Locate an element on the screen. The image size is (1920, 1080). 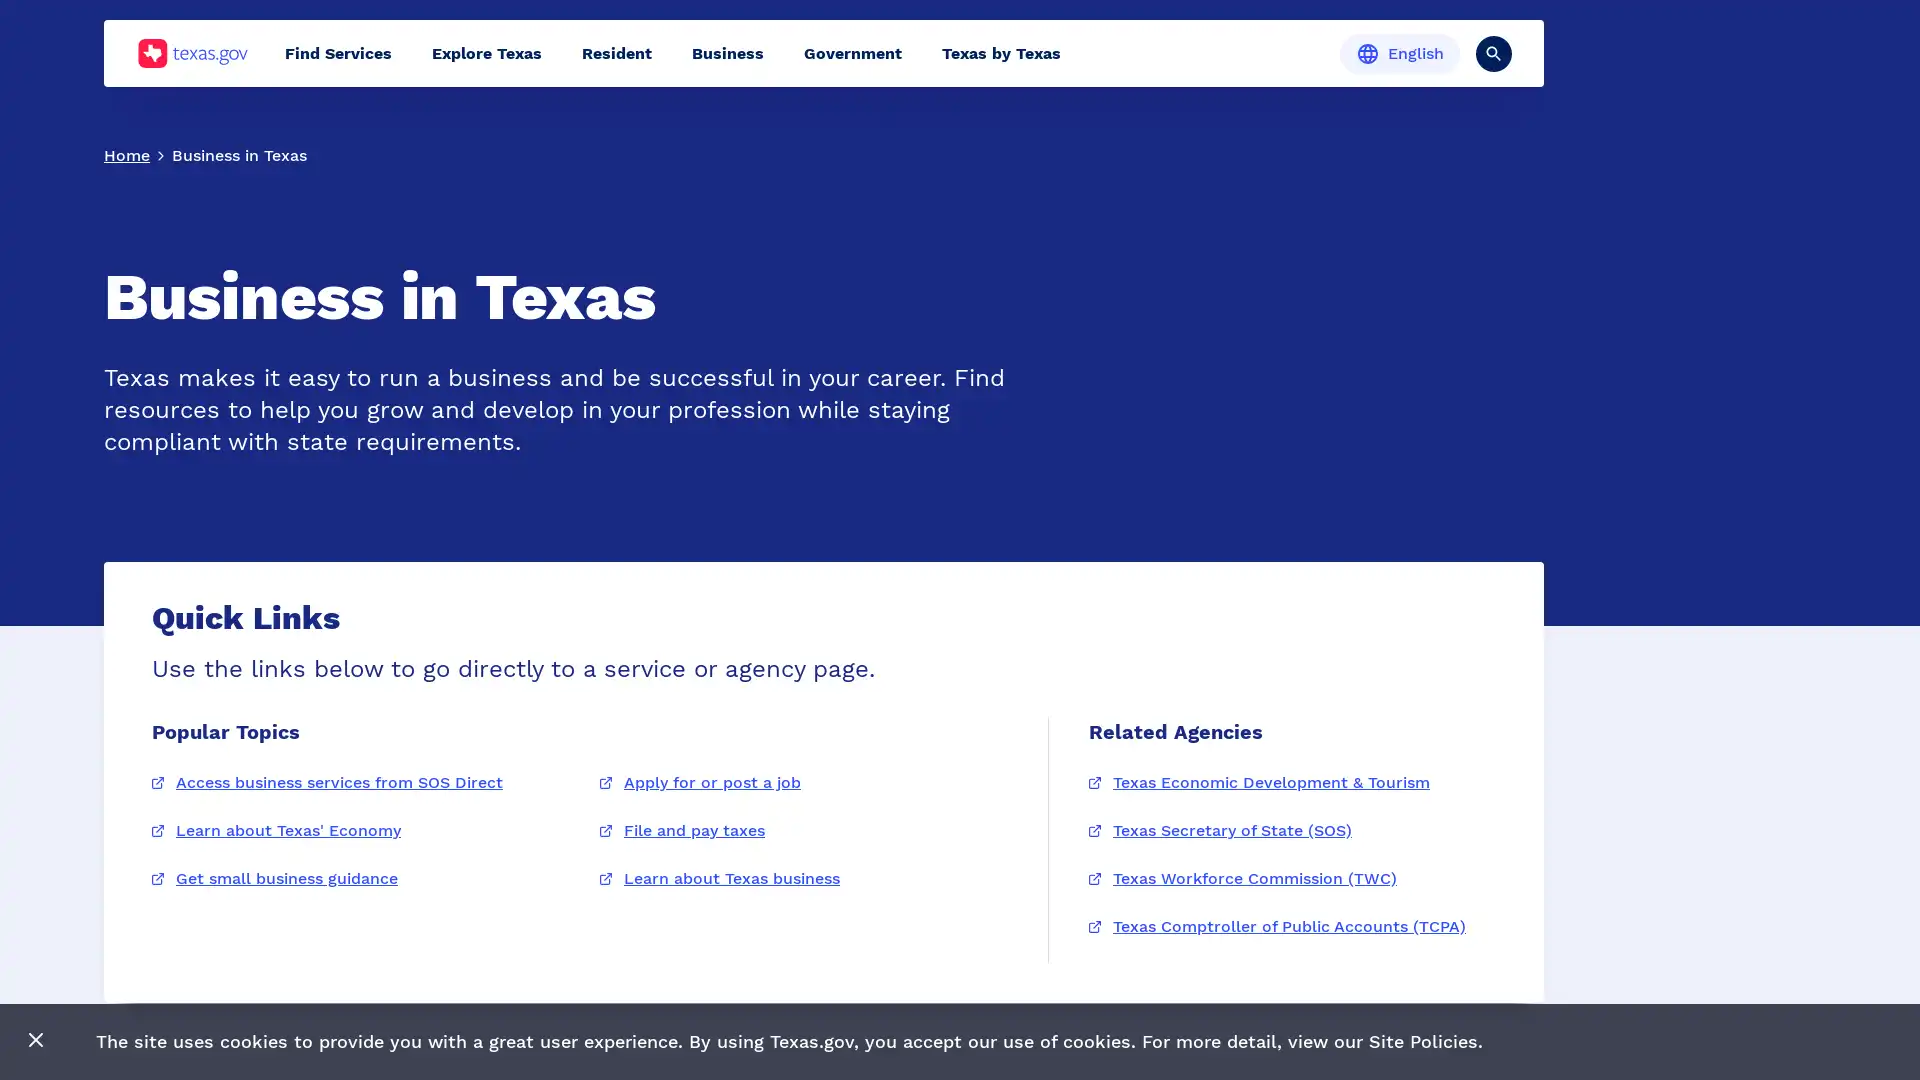
Explore Texas is located at coordinates (486, 52).